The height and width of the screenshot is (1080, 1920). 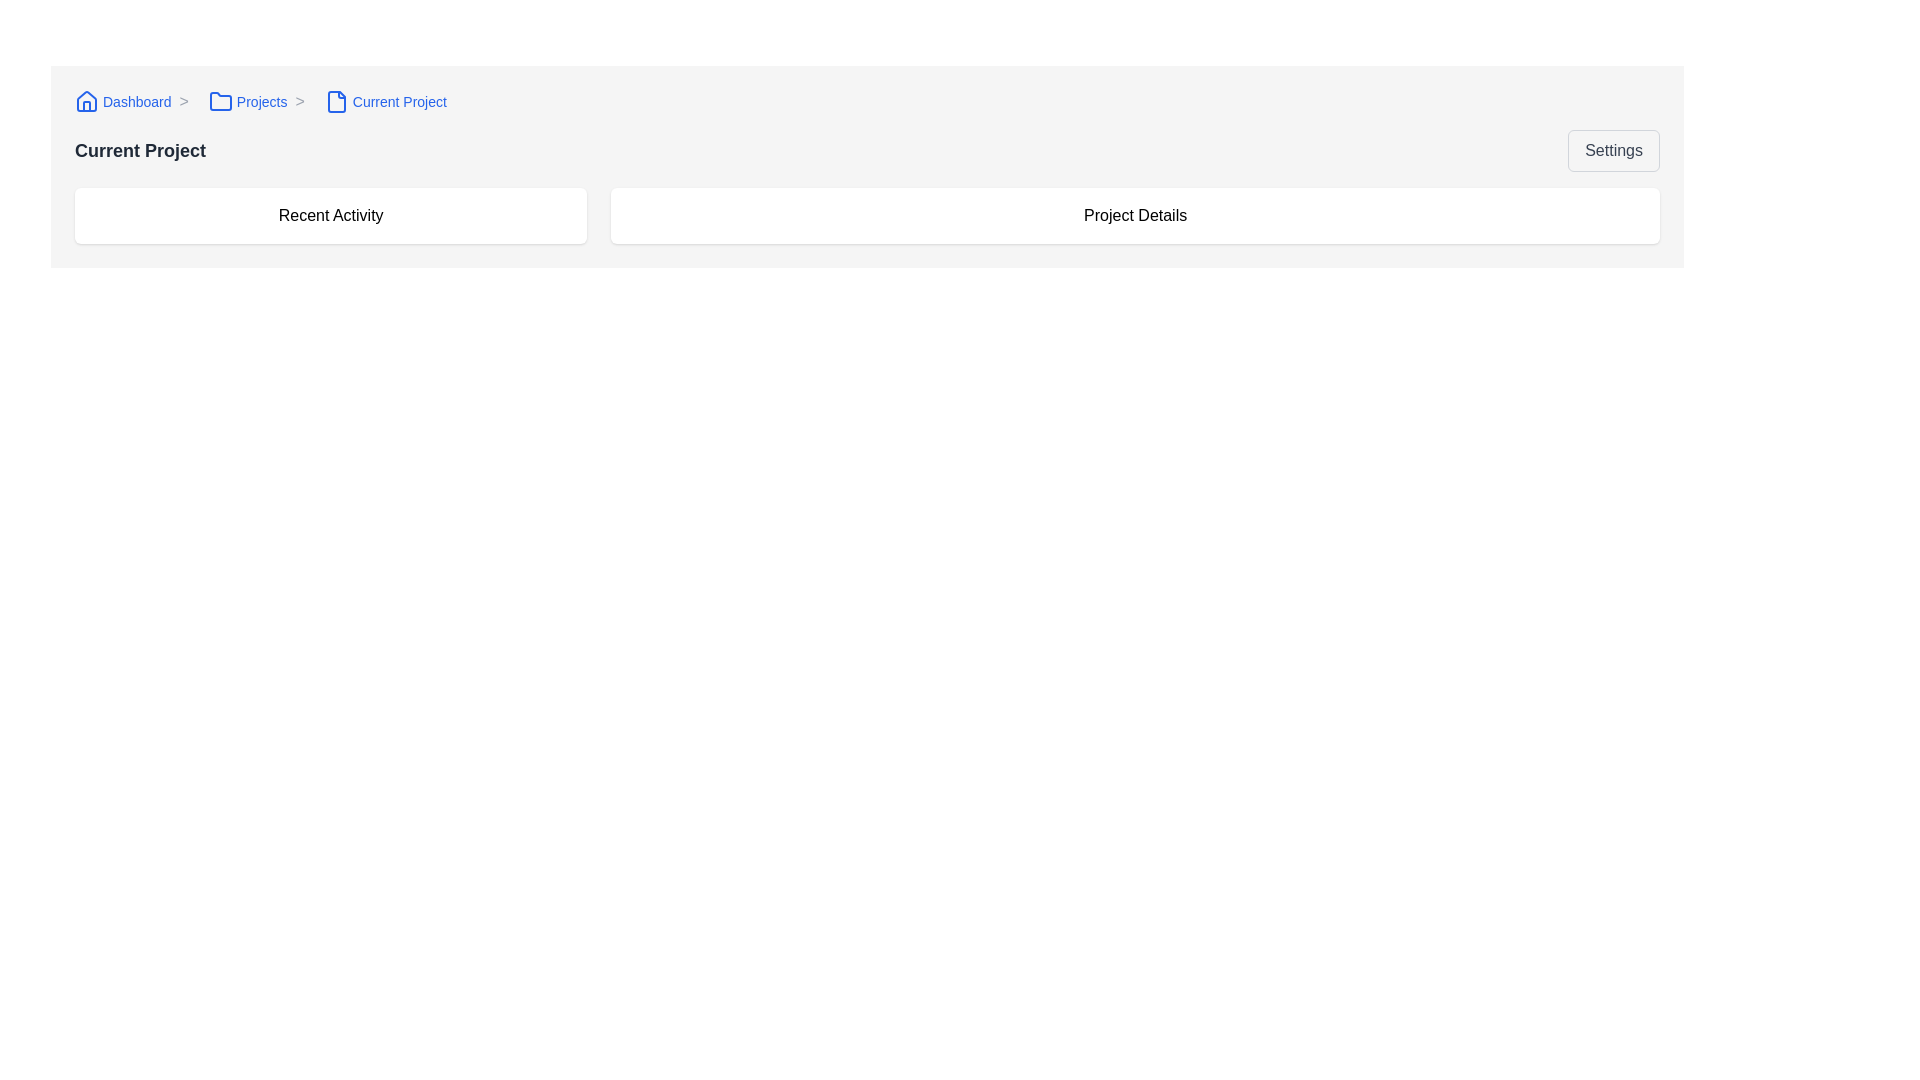 I want to click on the 'Current Project' icon in the breadcrumb navigation, so click(x=336, y=101).